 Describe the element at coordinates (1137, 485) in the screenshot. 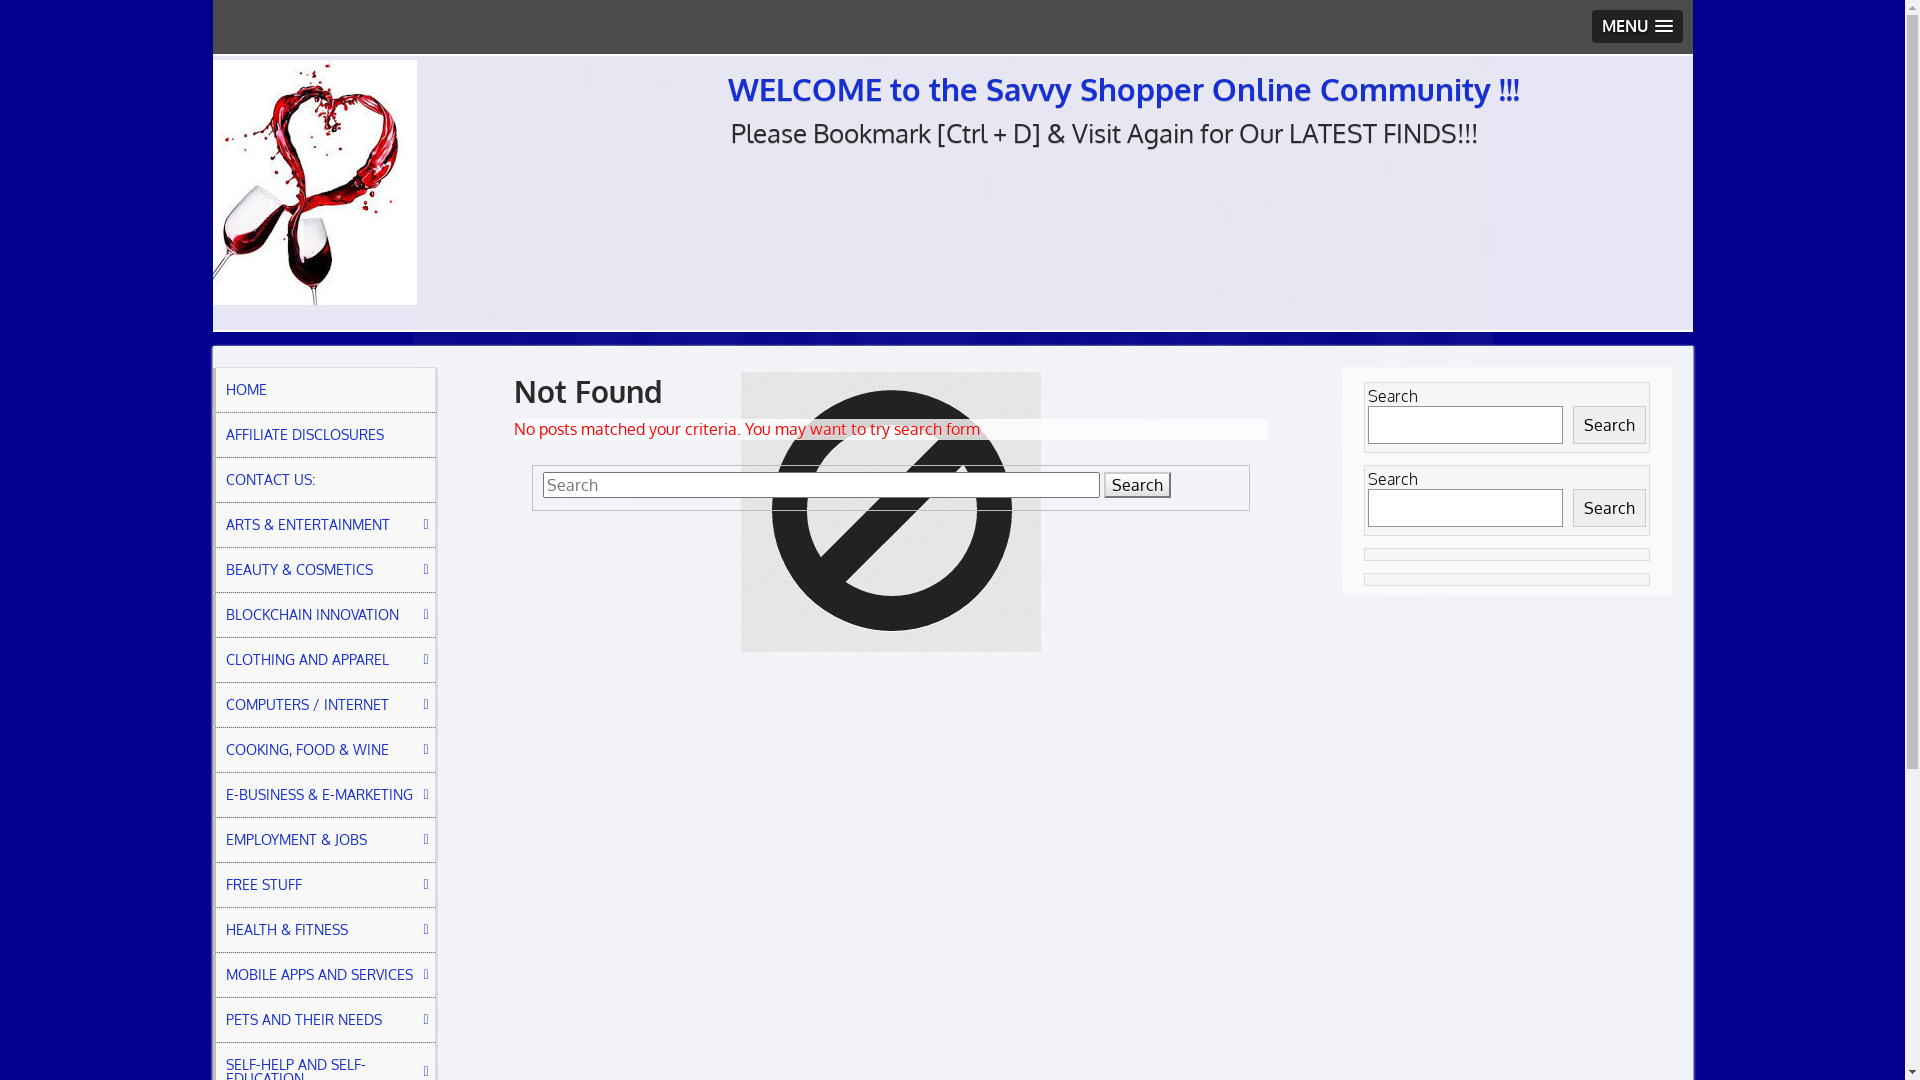

I see `'Search'` at that location.